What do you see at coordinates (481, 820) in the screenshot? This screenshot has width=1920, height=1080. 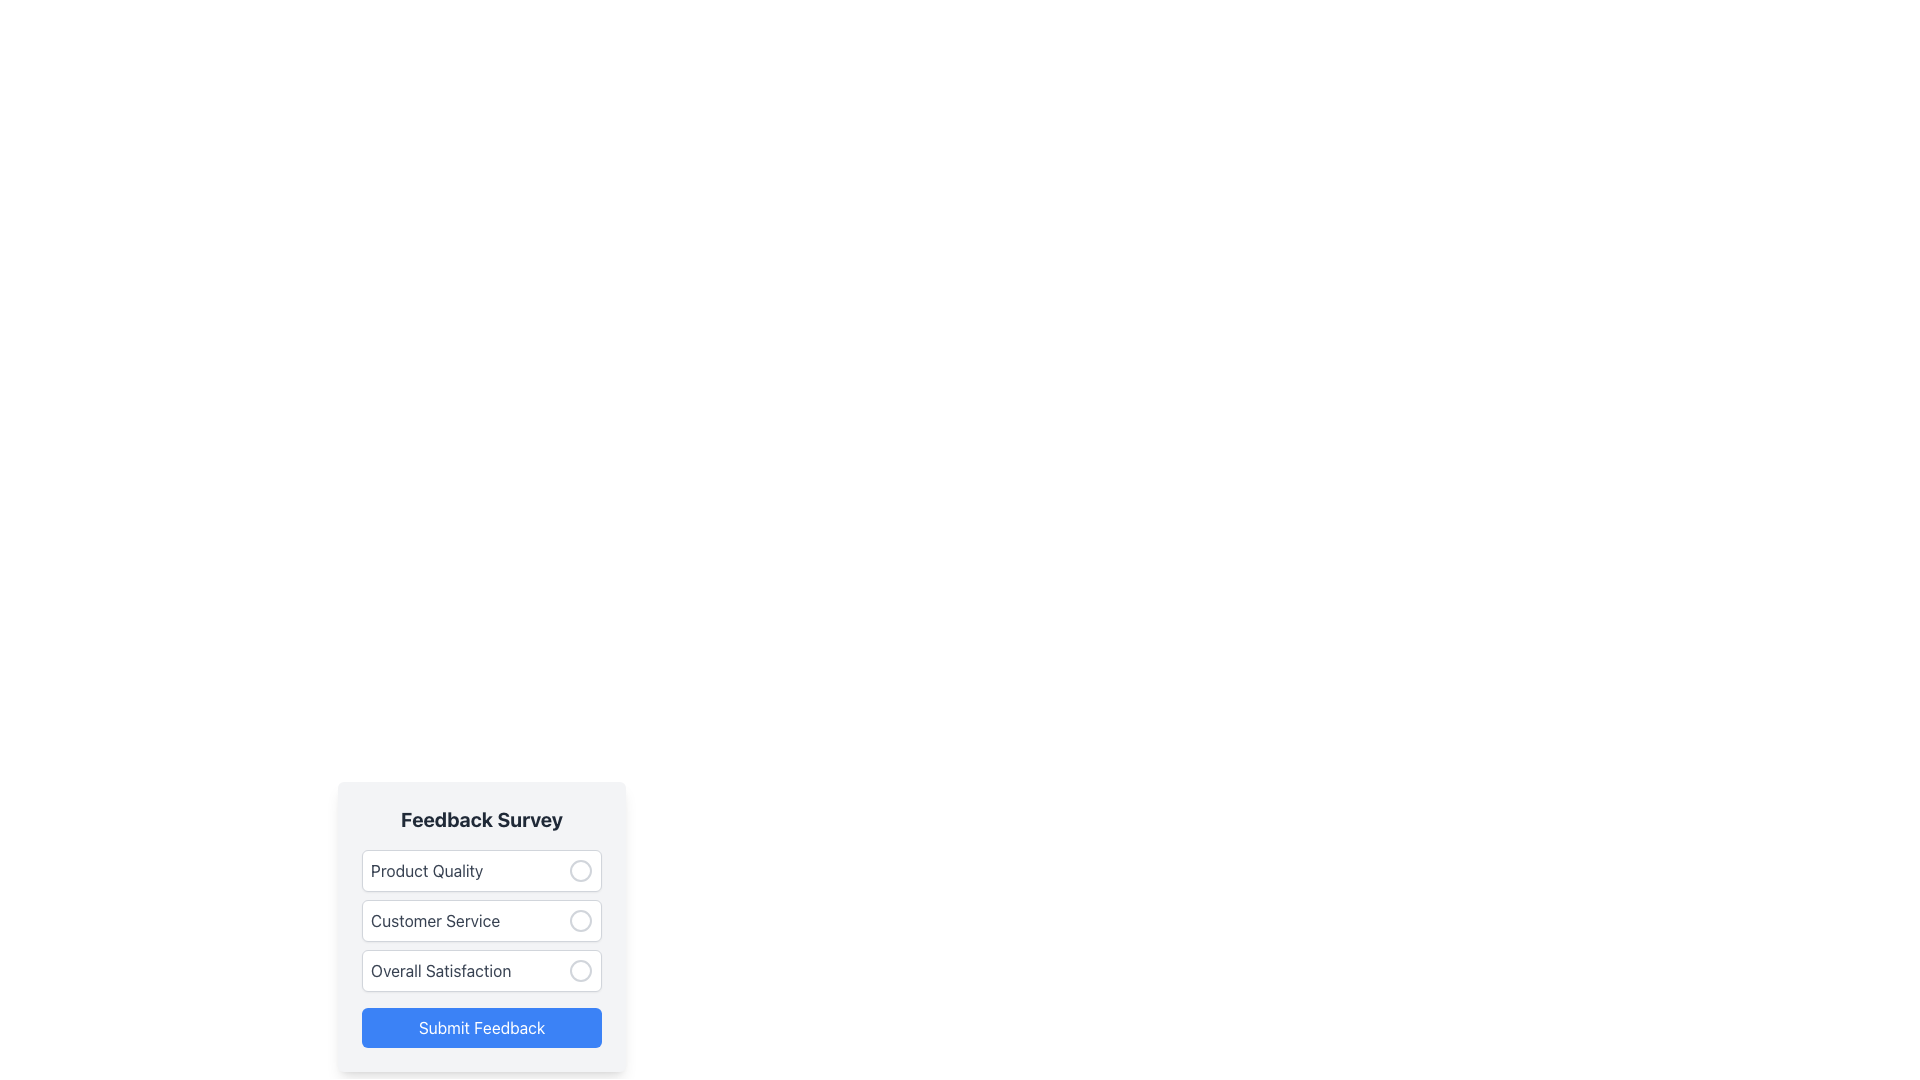 I see `the Static Text element displaying 'Feedback Survey' in bold, located at the top of the feedback form interface` at bounding box center [481, 820].